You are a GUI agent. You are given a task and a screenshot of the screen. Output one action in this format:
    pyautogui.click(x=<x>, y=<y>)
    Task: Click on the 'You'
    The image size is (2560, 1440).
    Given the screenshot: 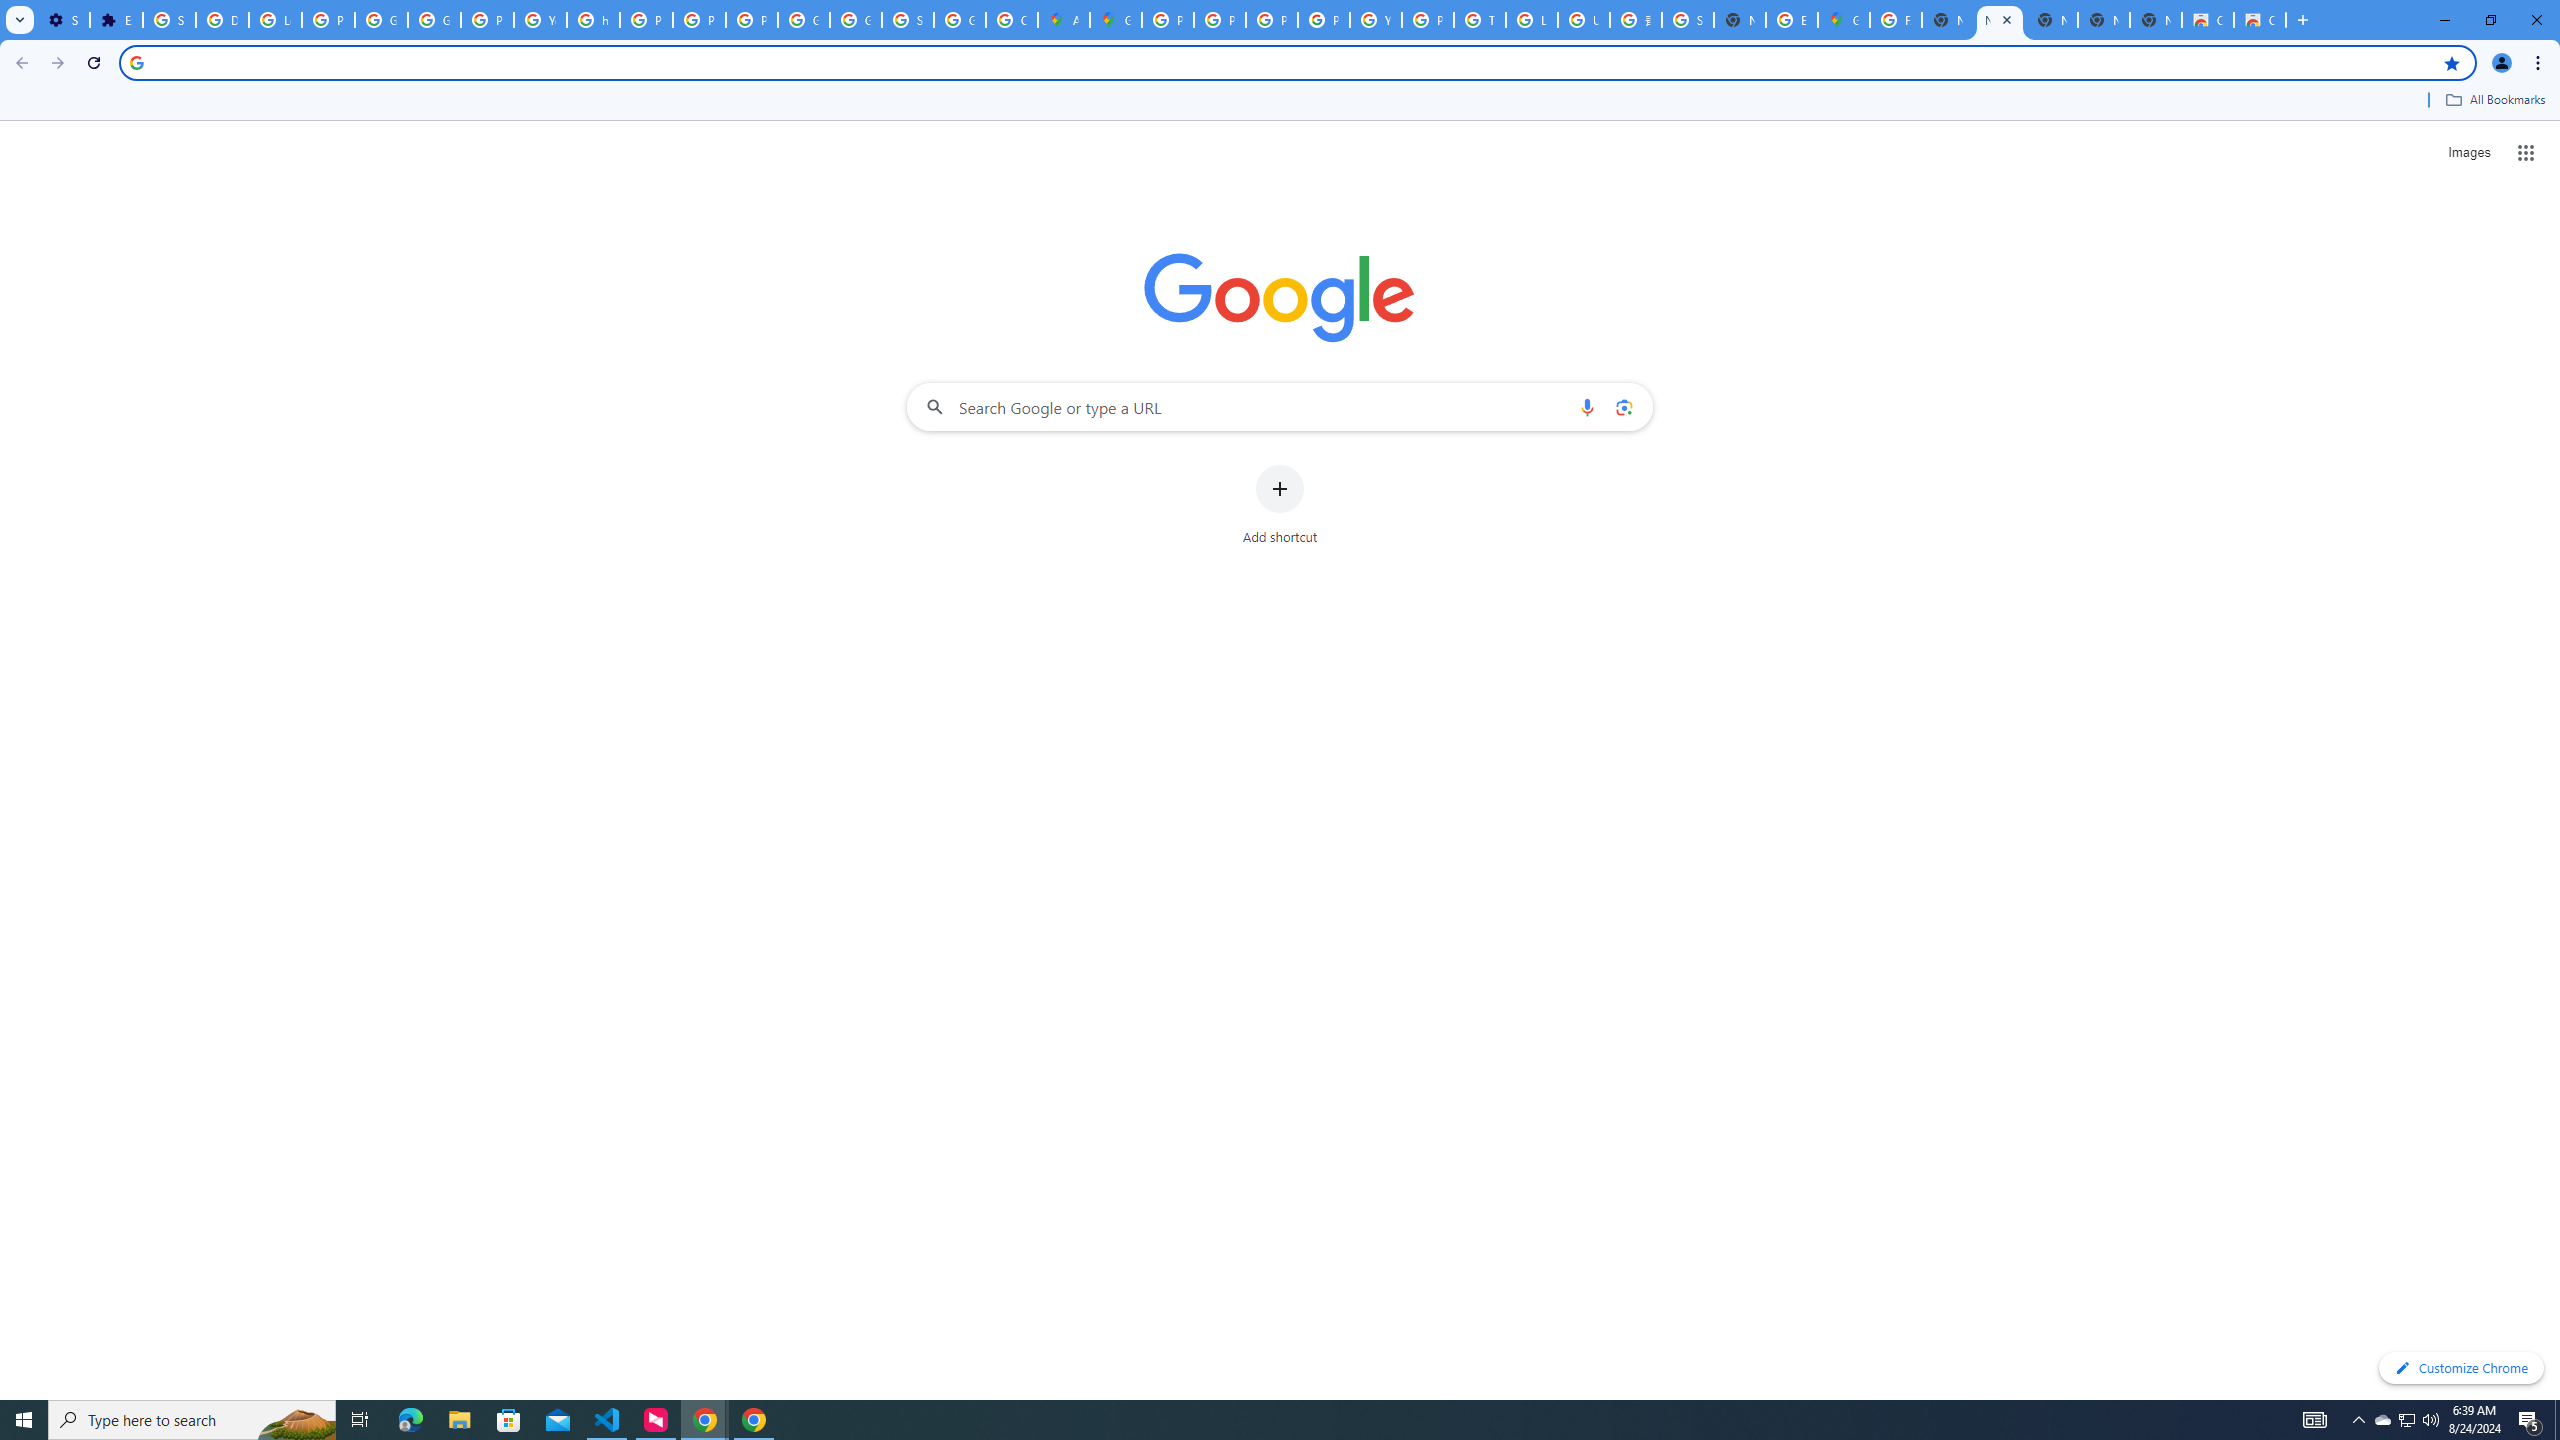 What is the action you would take?
    pyautogui.click(x=2502, y=62)
    